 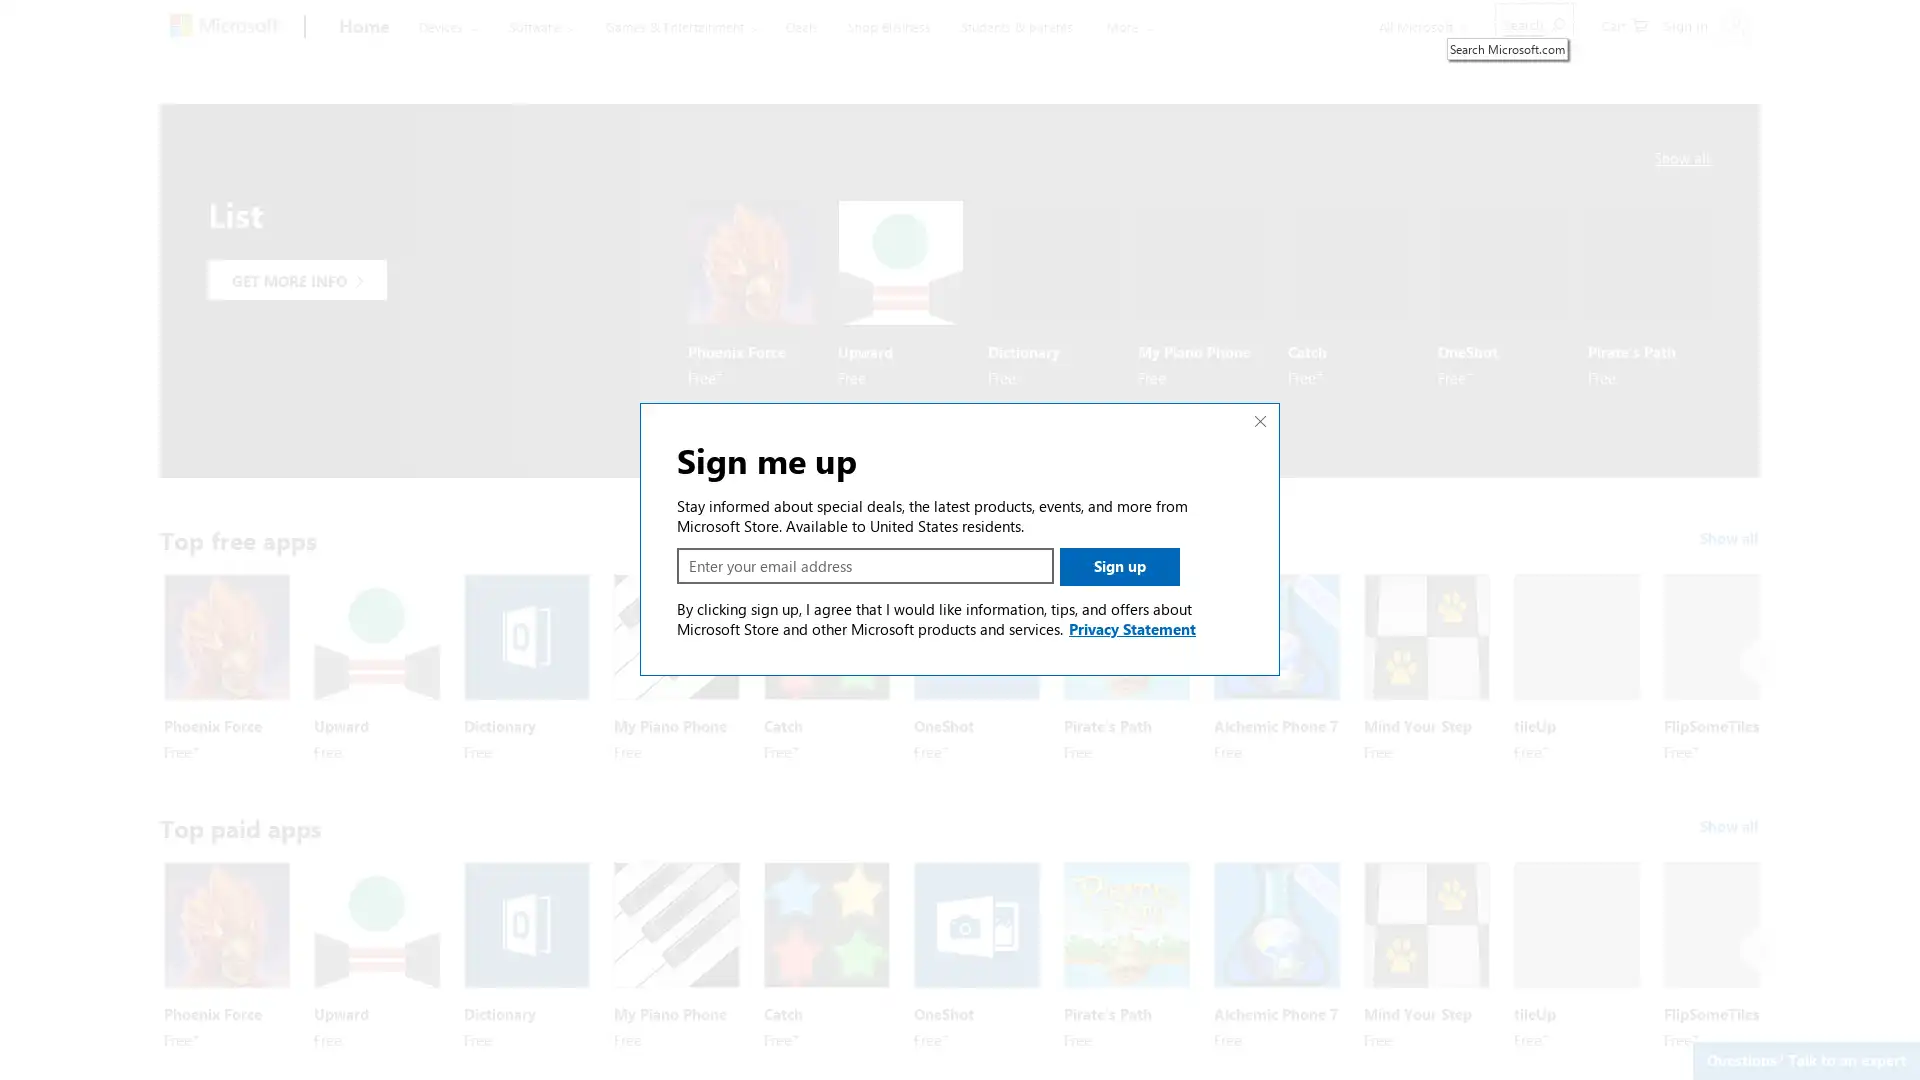 What do you see at coordinates (1761, 948) in the screenshot?
I see `Next` at bounding box center [1761, 948].